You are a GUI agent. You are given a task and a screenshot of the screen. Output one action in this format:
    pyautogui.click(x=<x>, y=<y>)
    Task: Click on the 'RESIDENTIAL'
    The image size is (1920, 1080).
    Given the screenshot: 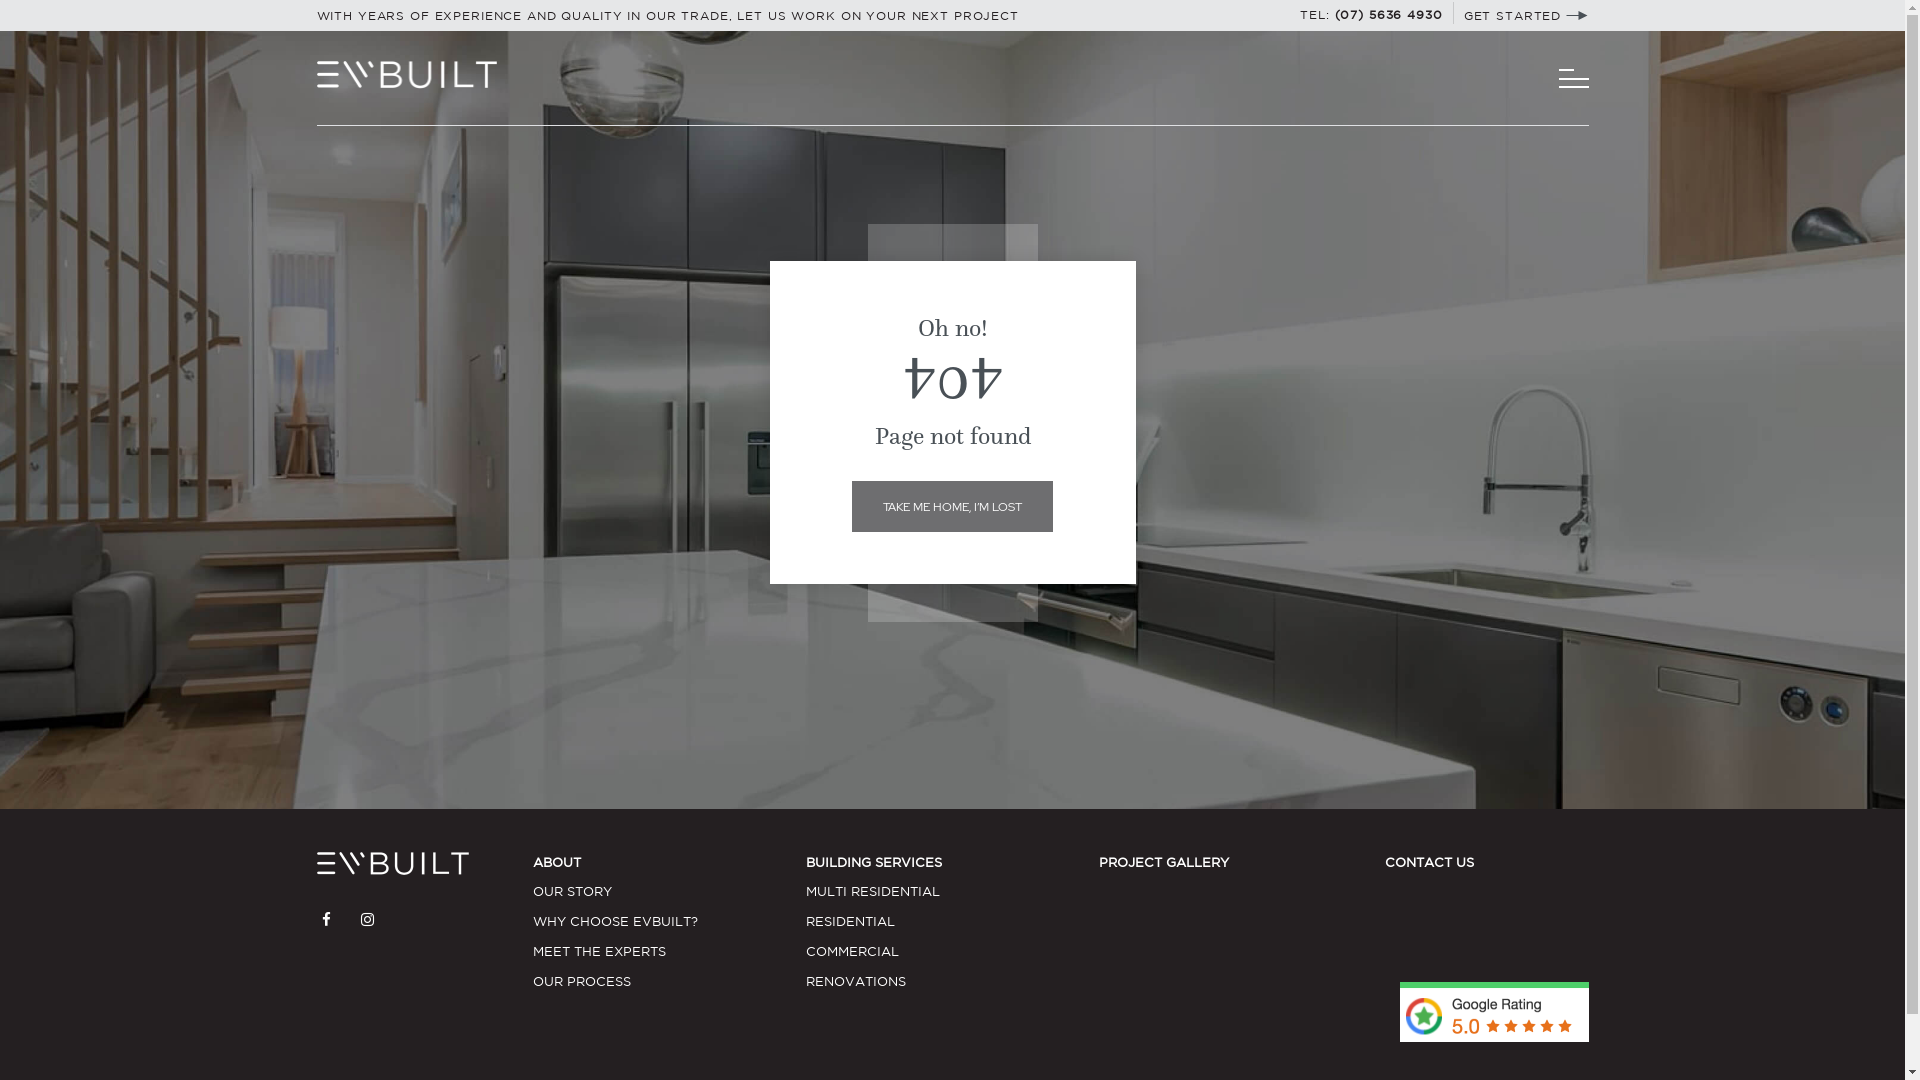 What is the action you would take?
    pyautogui.click(x=806, y=921)
    